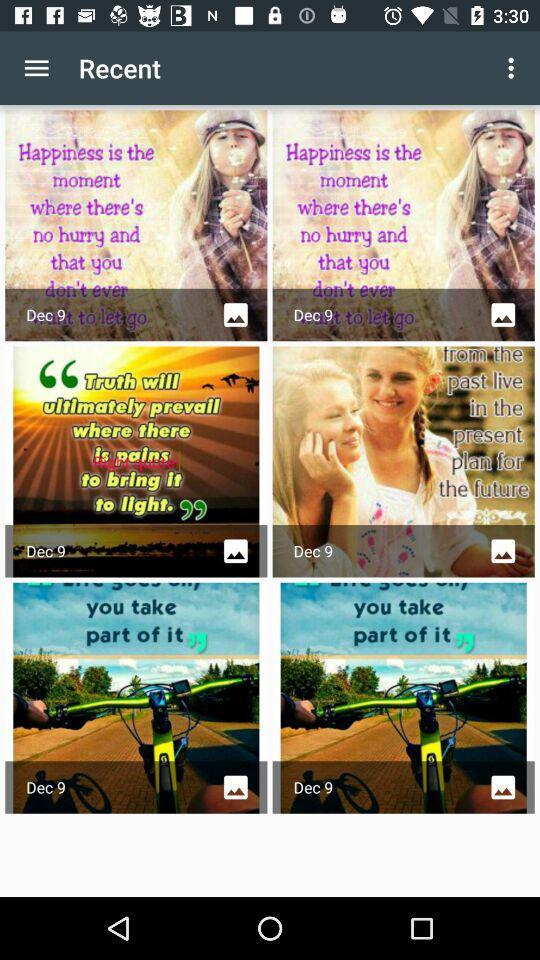 The height and width of the screenshot is (960, 540). Describe the element at coordinates (36, 68) in the screenshot. I see `app to the left of the recent` at that location.